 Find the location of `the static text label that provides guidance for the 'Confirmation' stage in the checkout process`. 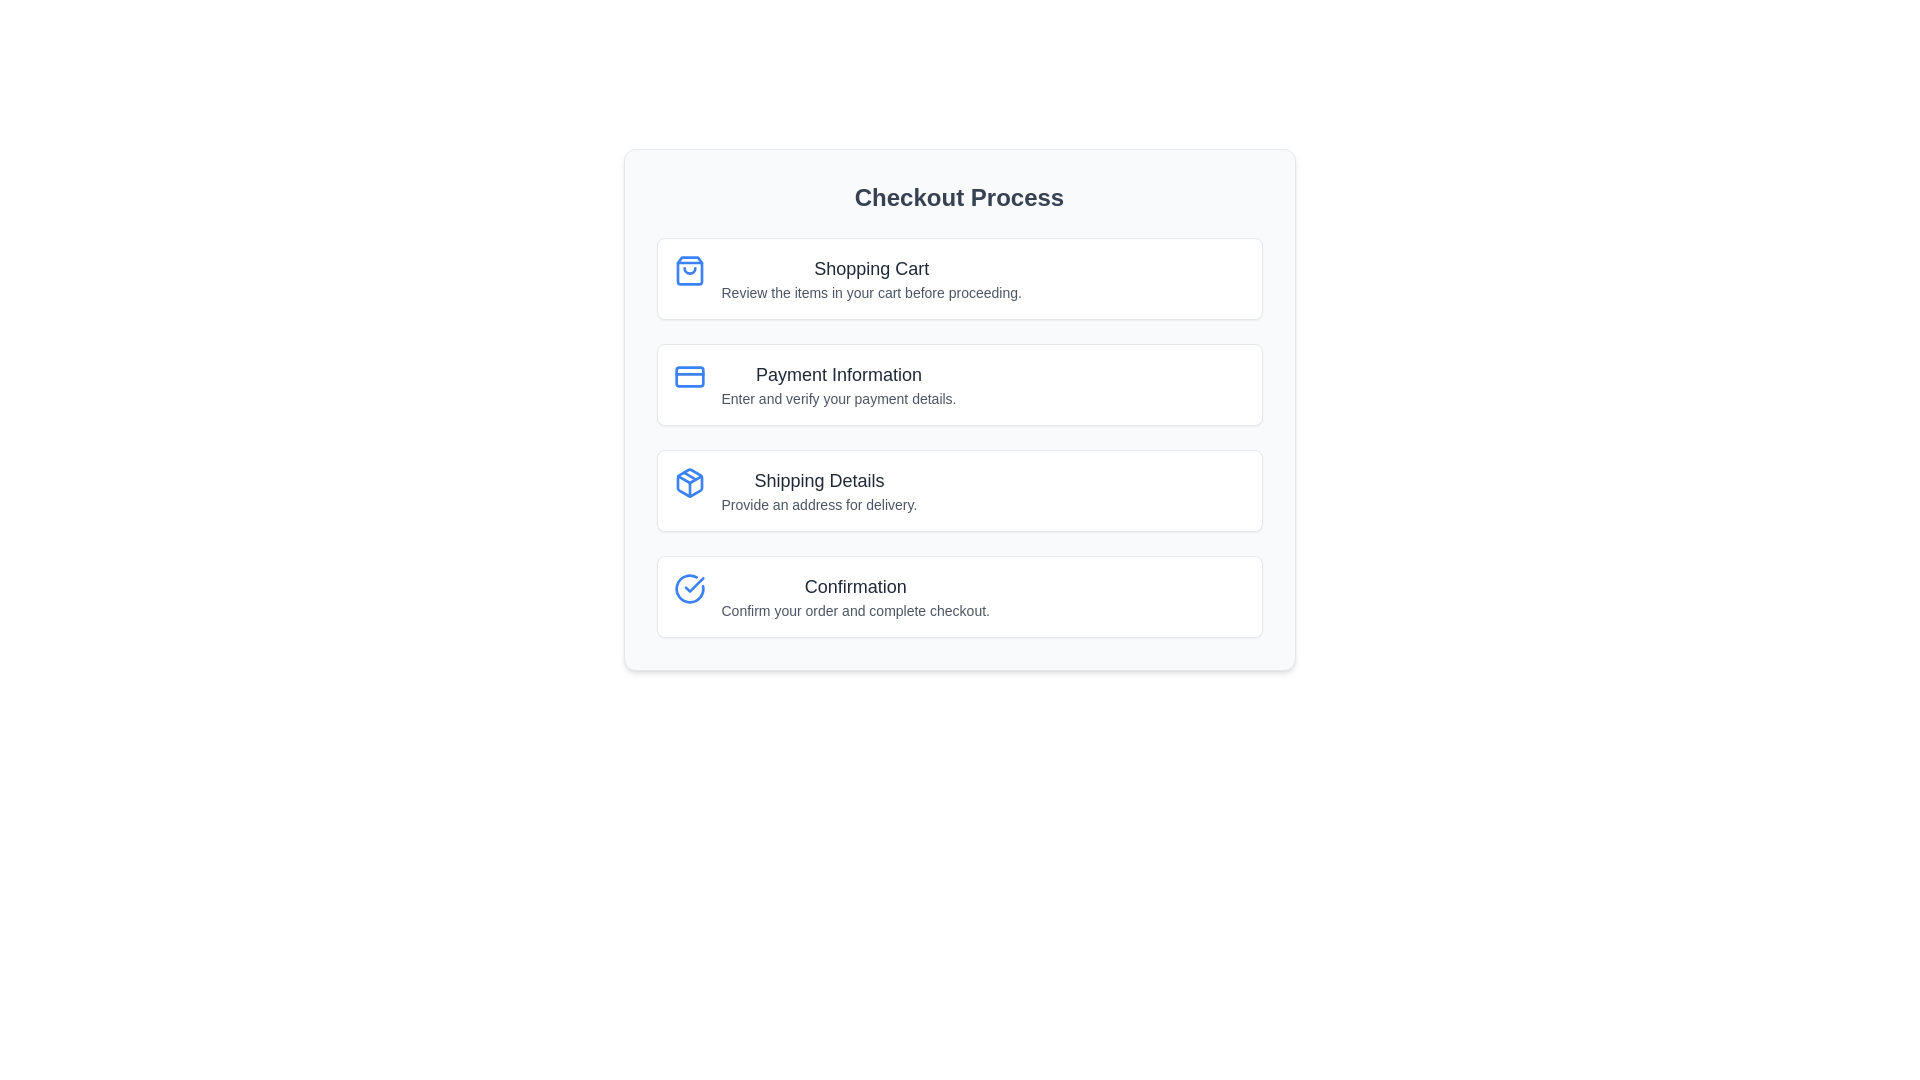

the static text label that provides guidance for the 'Confirmation' stage in the checkout process is located at coordinates (855, 609).